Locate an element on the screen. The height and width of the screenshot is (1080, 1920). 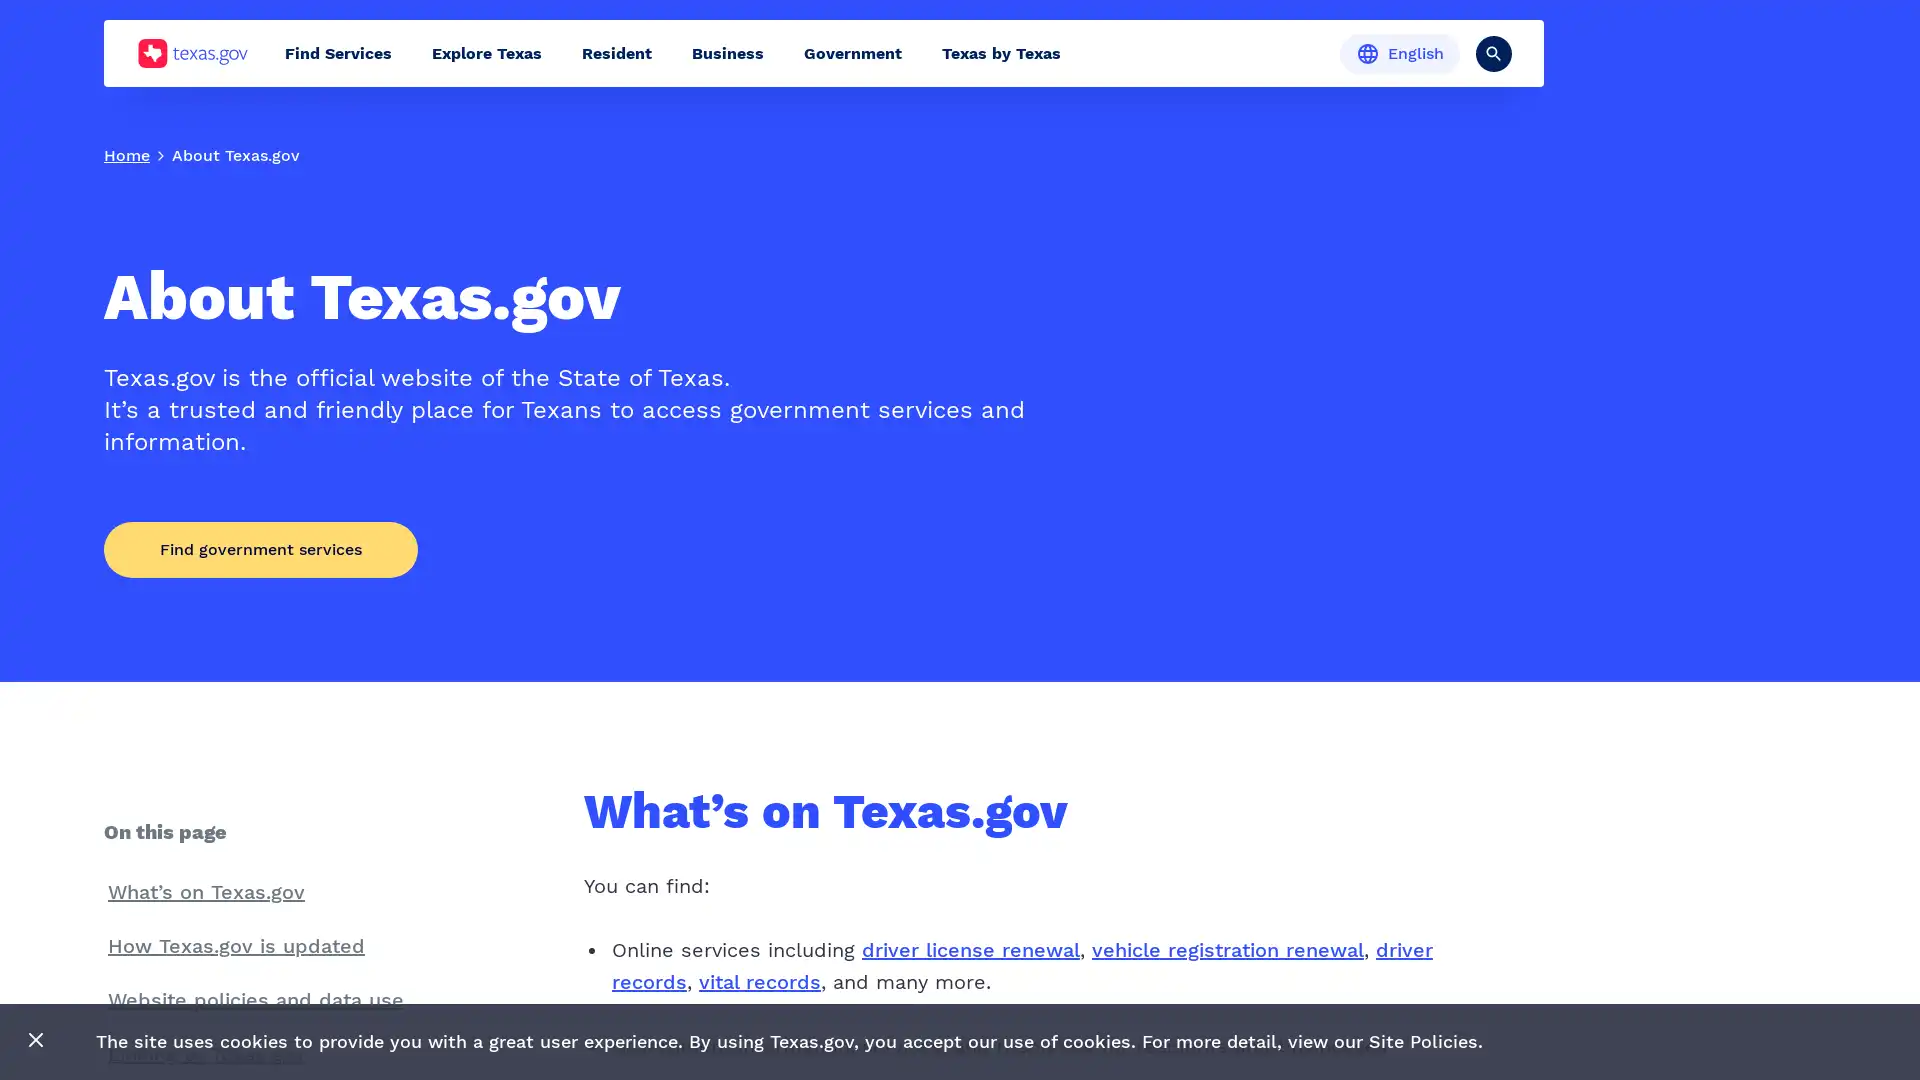
Resident is located at coordinates (616, 52).